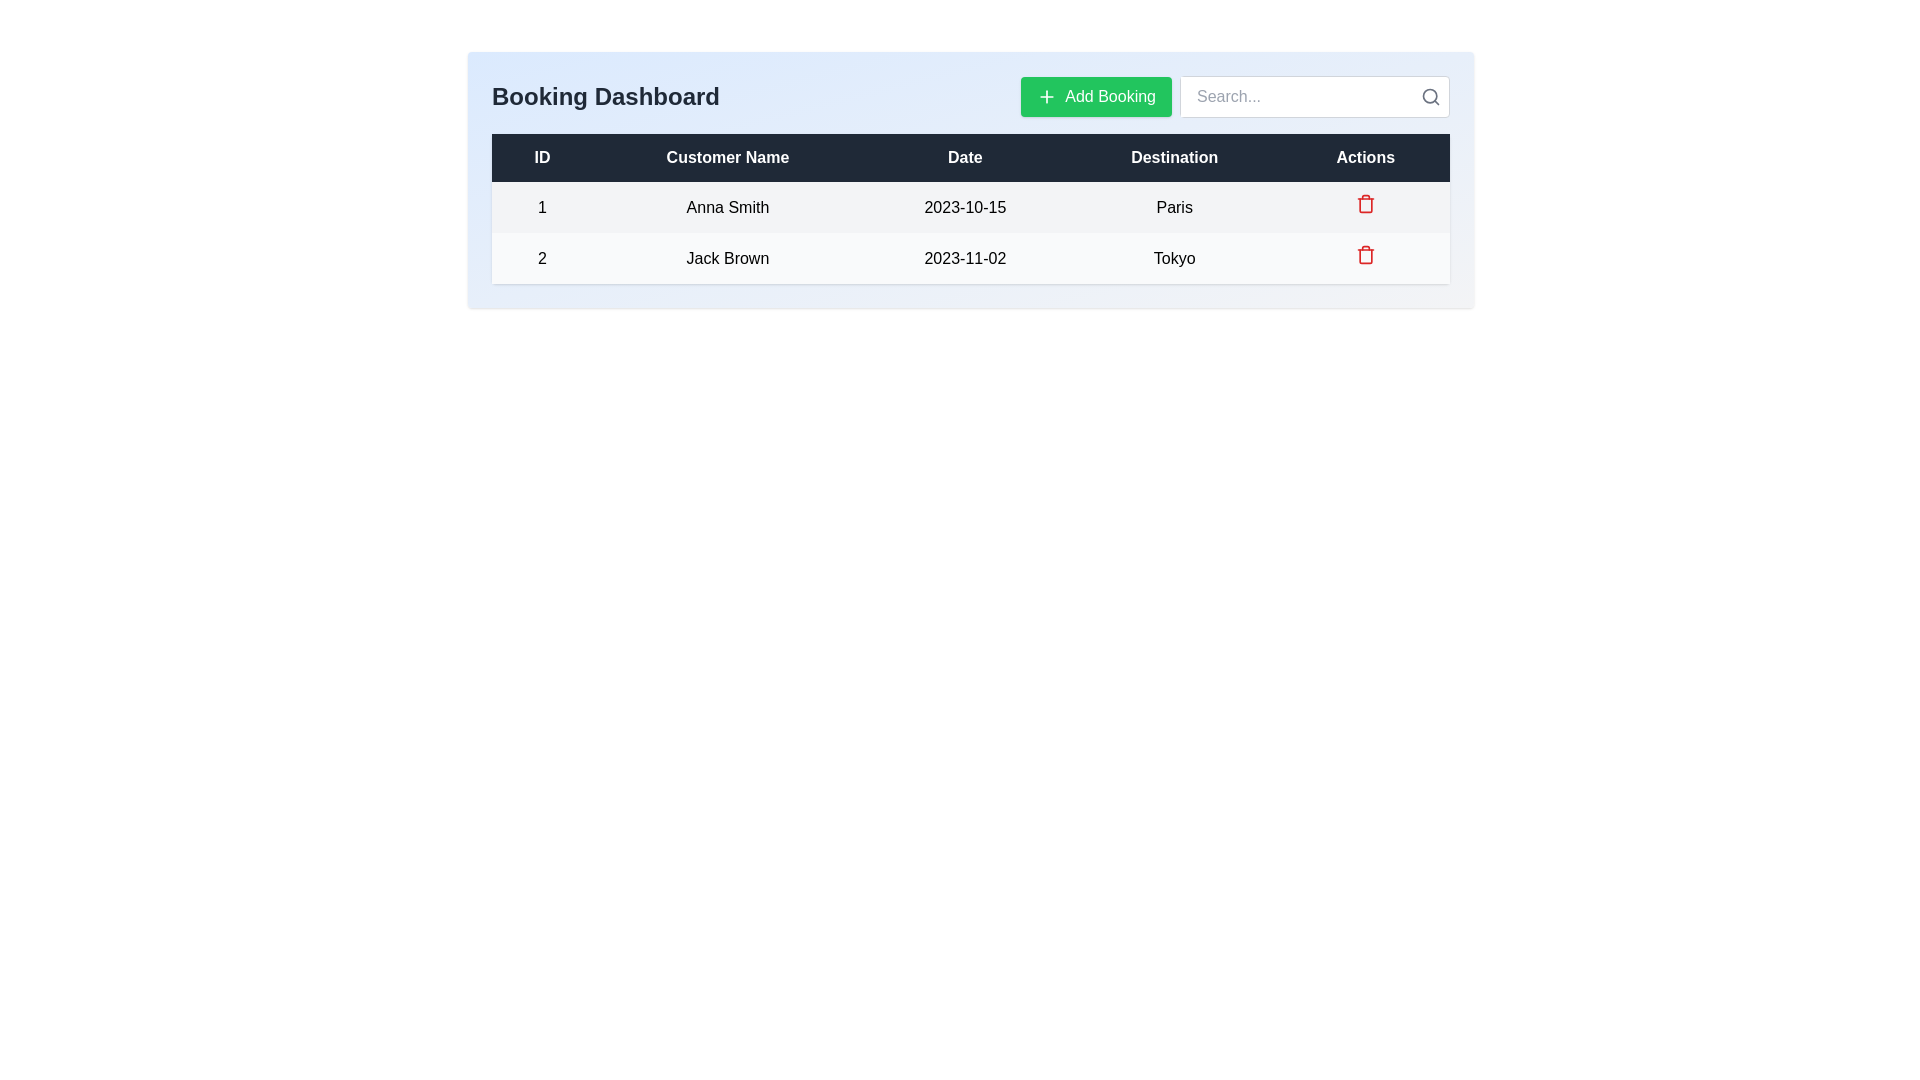 This screenshot has width=1920, height=1080. I want to click on the non-interactive text label displaying the destination for Jack Brown's booking, located in the fourth cell of the second row of the table, so click(1174, 257).